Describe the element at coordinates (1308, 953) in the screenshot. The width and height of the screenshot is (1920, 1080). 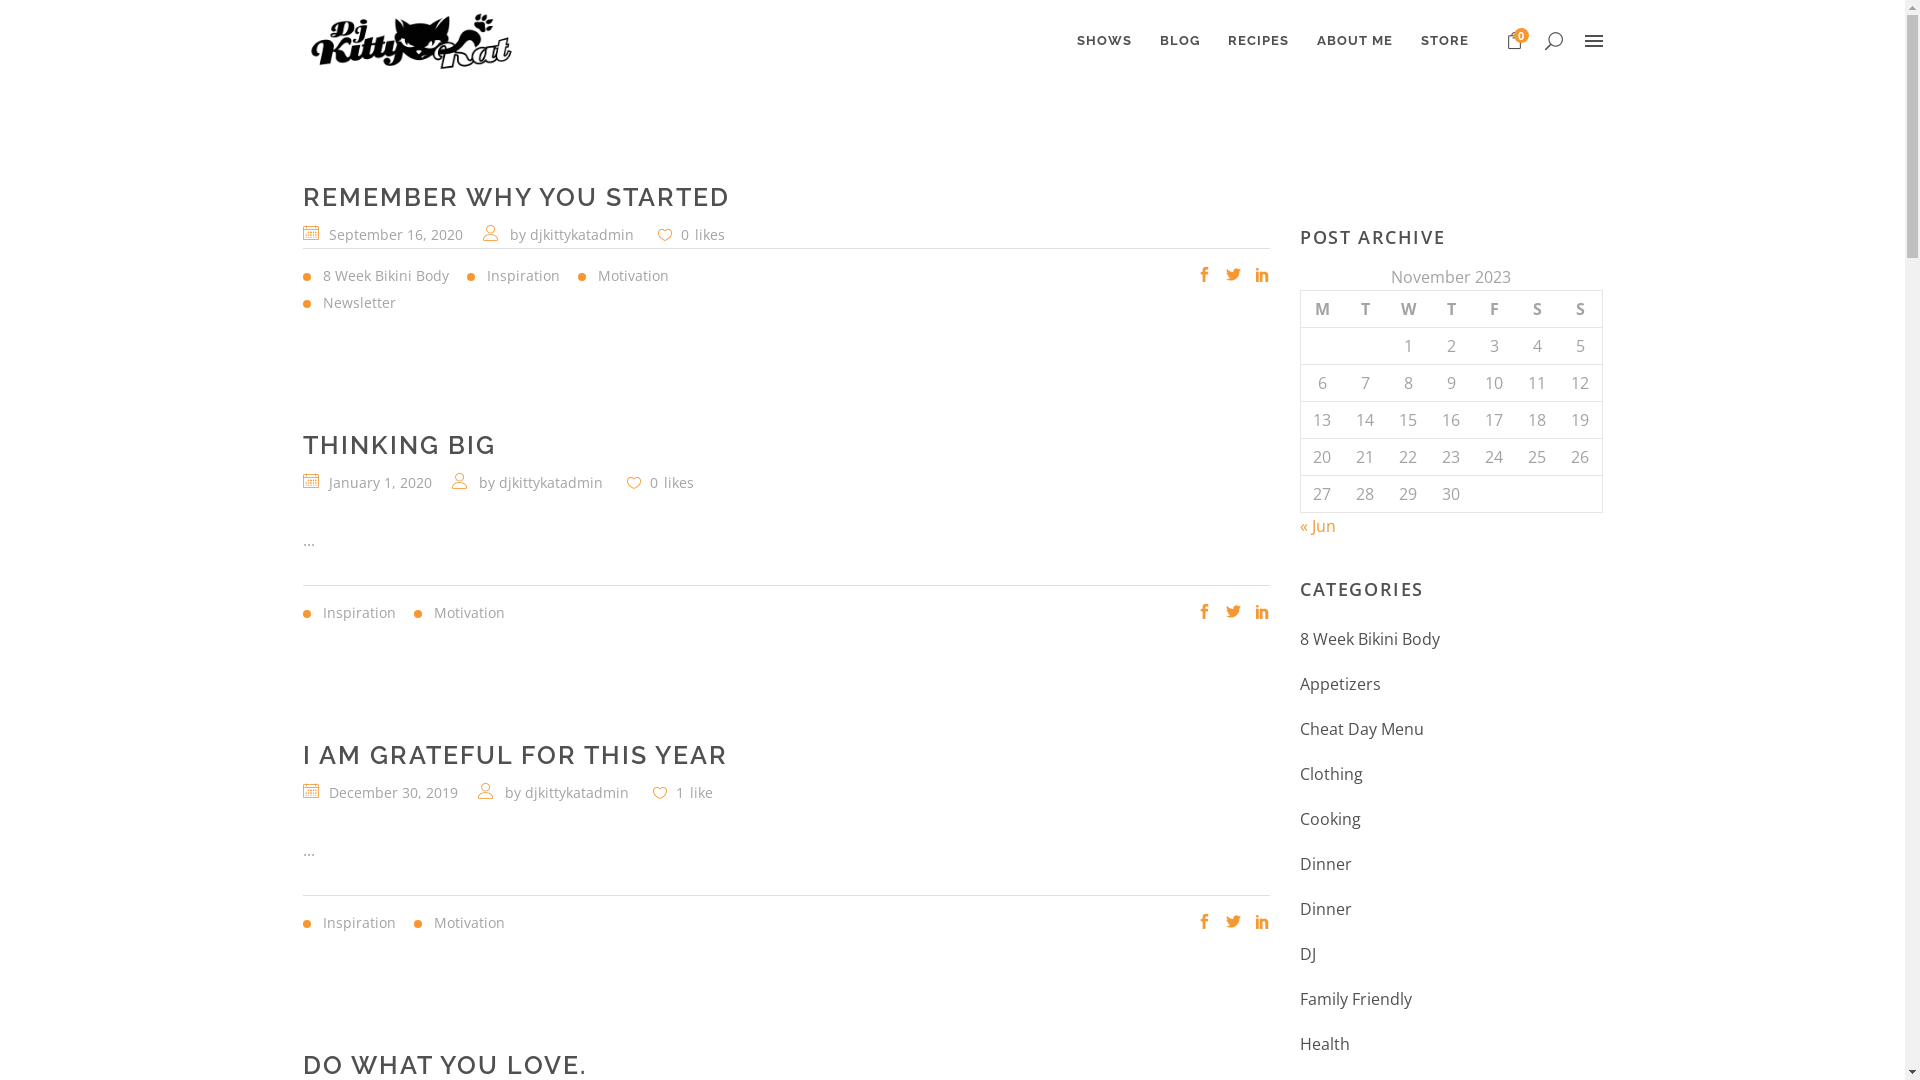
I see `'DJ'` at that location.